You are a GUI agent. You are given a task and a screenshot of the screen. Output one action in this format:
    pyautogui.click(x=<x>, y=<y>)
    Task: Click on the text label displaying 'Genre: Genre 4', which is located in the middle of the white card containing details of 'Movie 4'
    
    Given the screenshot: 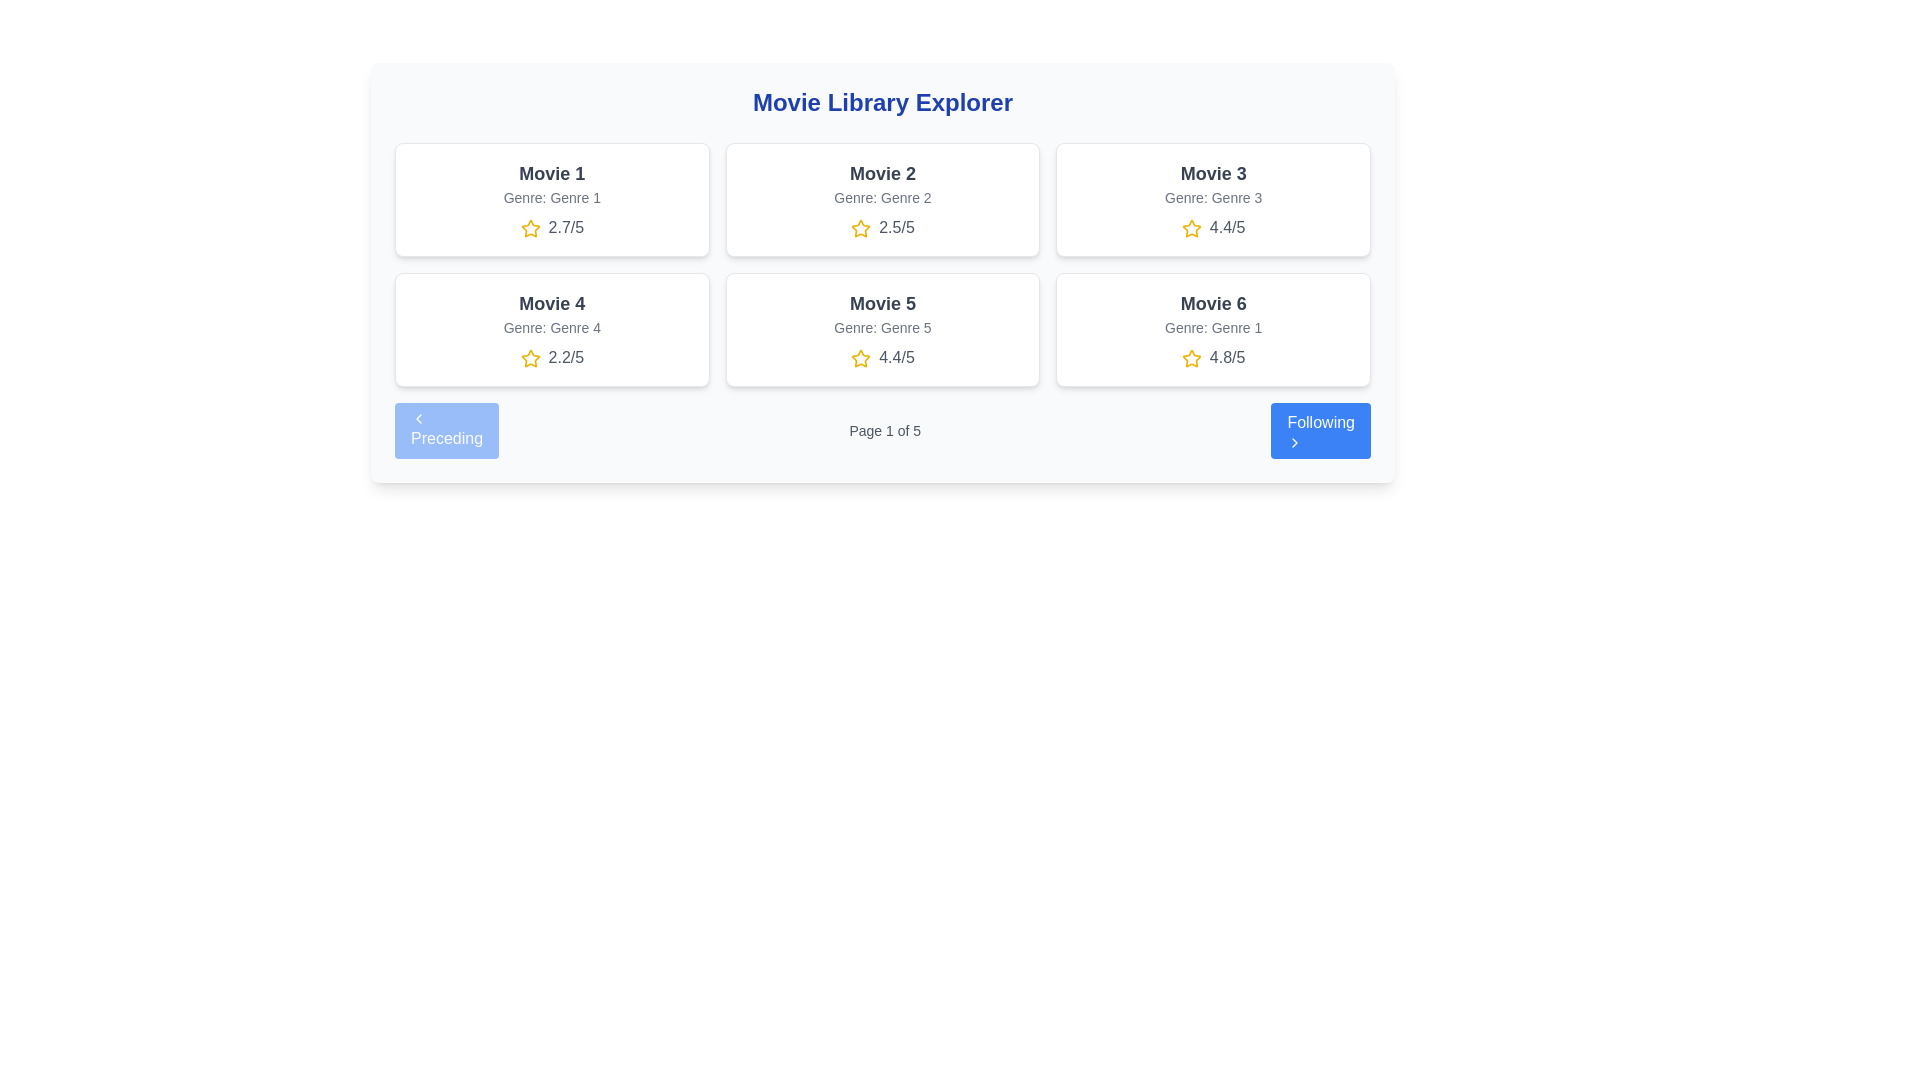 What is the action you would take?
    pyautogui.click(x=552, y=326)
    